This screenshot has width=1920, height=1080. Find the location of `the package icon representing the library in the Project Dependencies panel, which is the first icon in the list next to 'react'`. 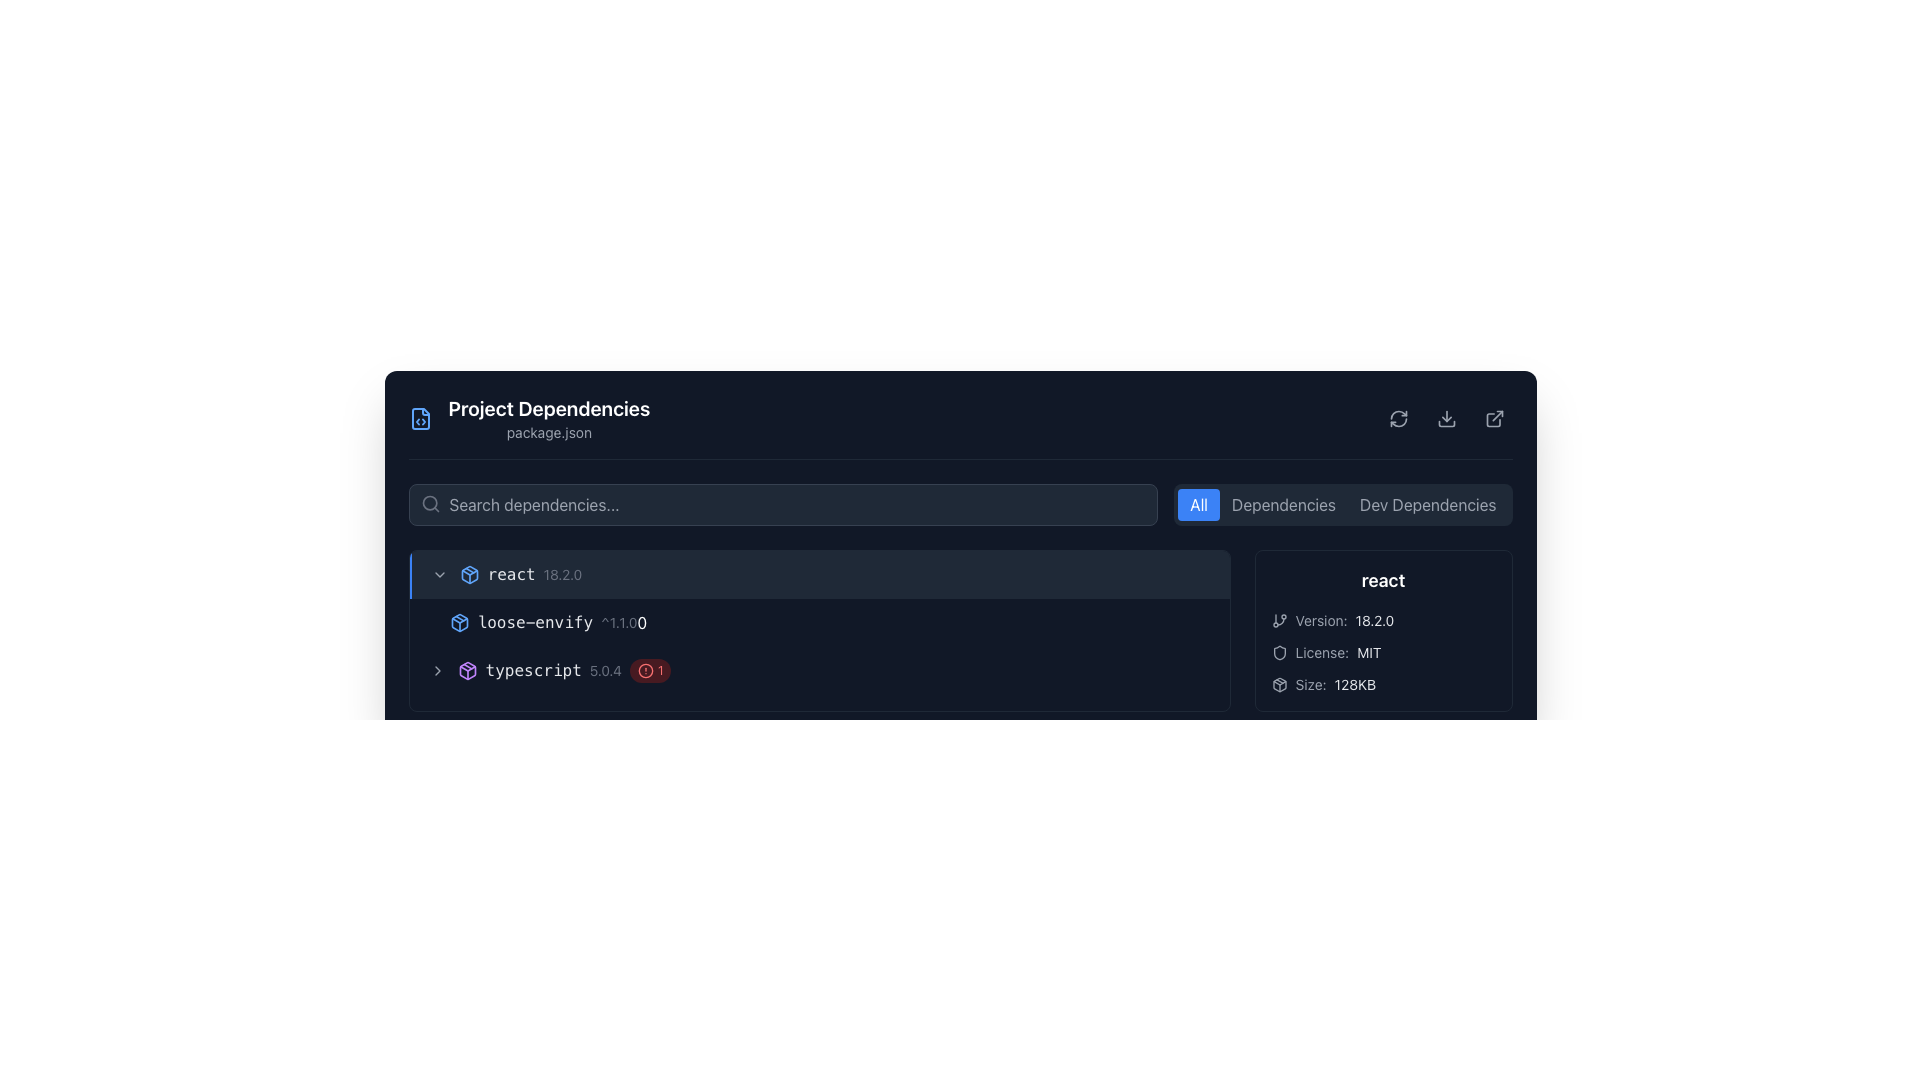

the package icon representing the library in the Project Dependencies panel, which is the first icon in the list next to 'react' is located at coordinates (468, 574).